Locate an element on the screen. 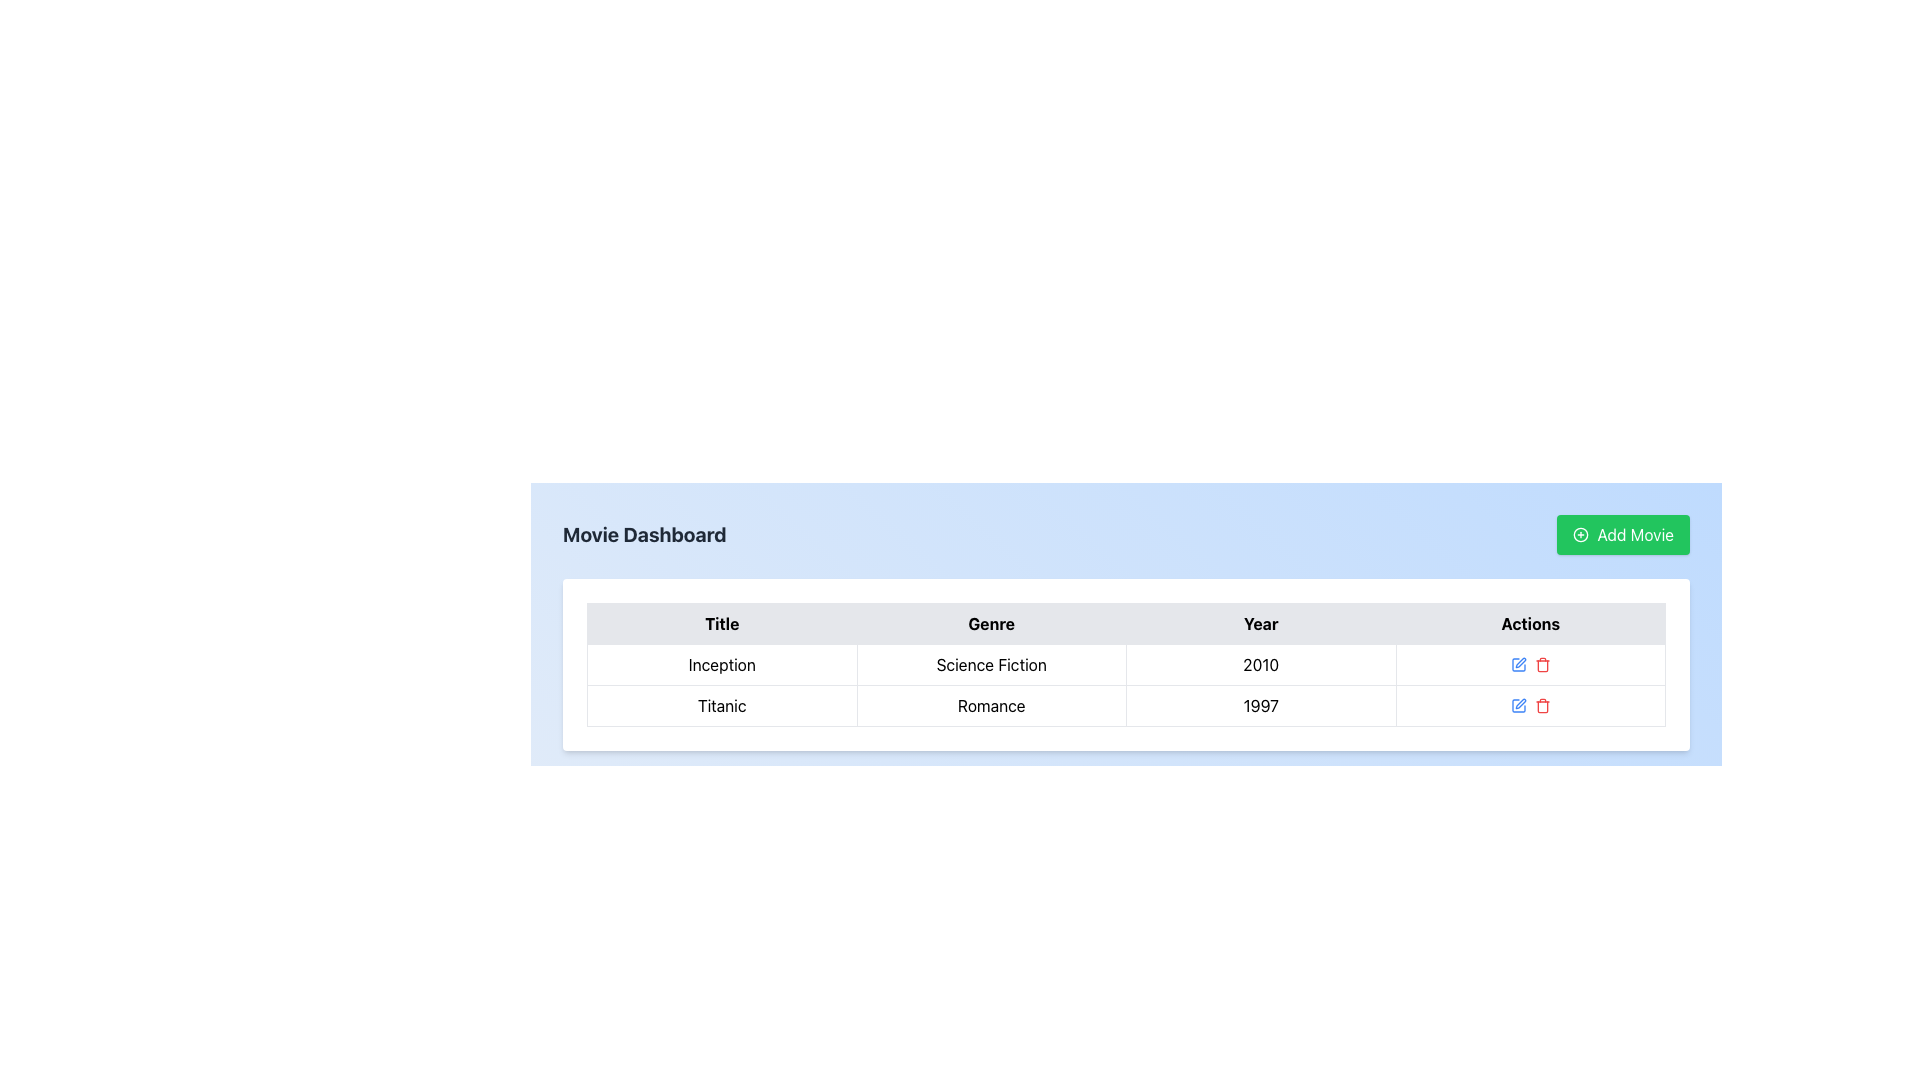  the interactive trash can icon for accessibility navigation is located at coordinates (1541, 664).